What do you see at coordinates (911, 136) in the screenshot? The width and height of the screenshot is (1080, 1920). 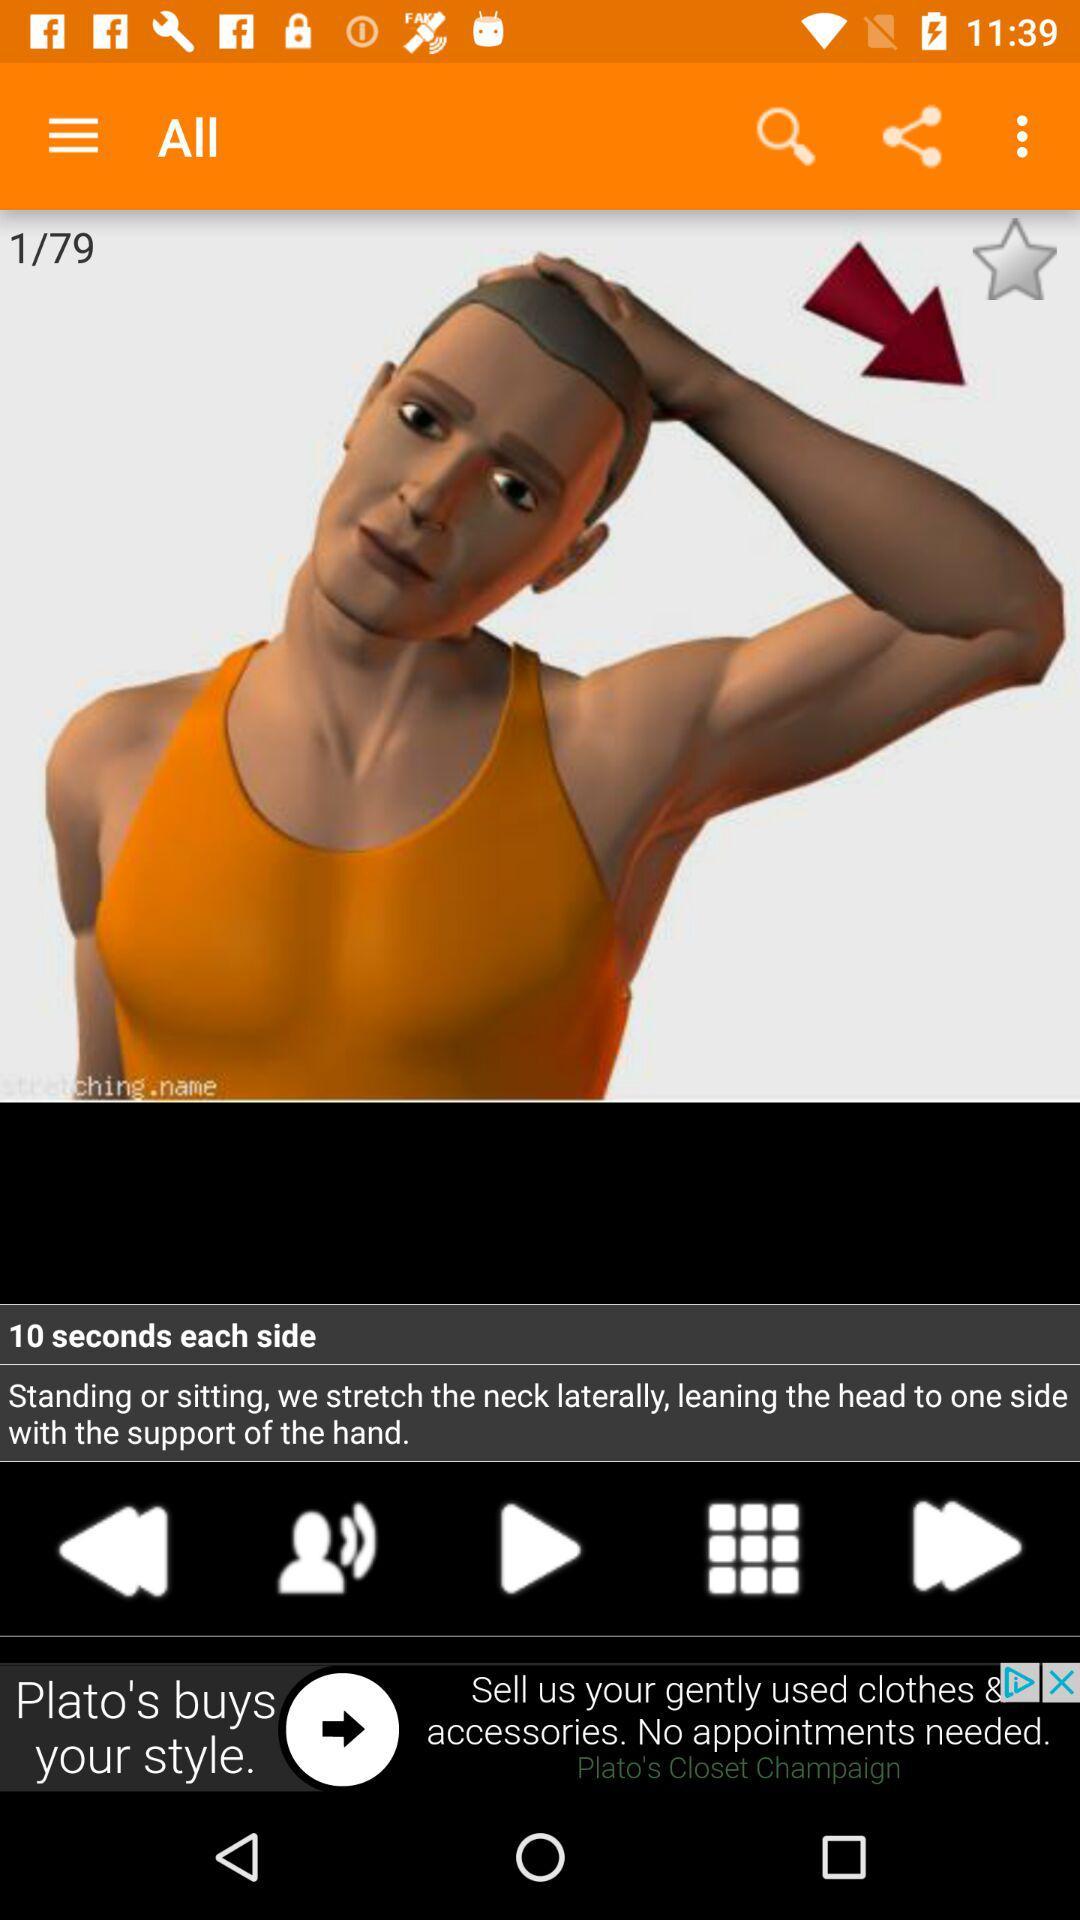 I see `the share button` at bounding box center [911, 136].